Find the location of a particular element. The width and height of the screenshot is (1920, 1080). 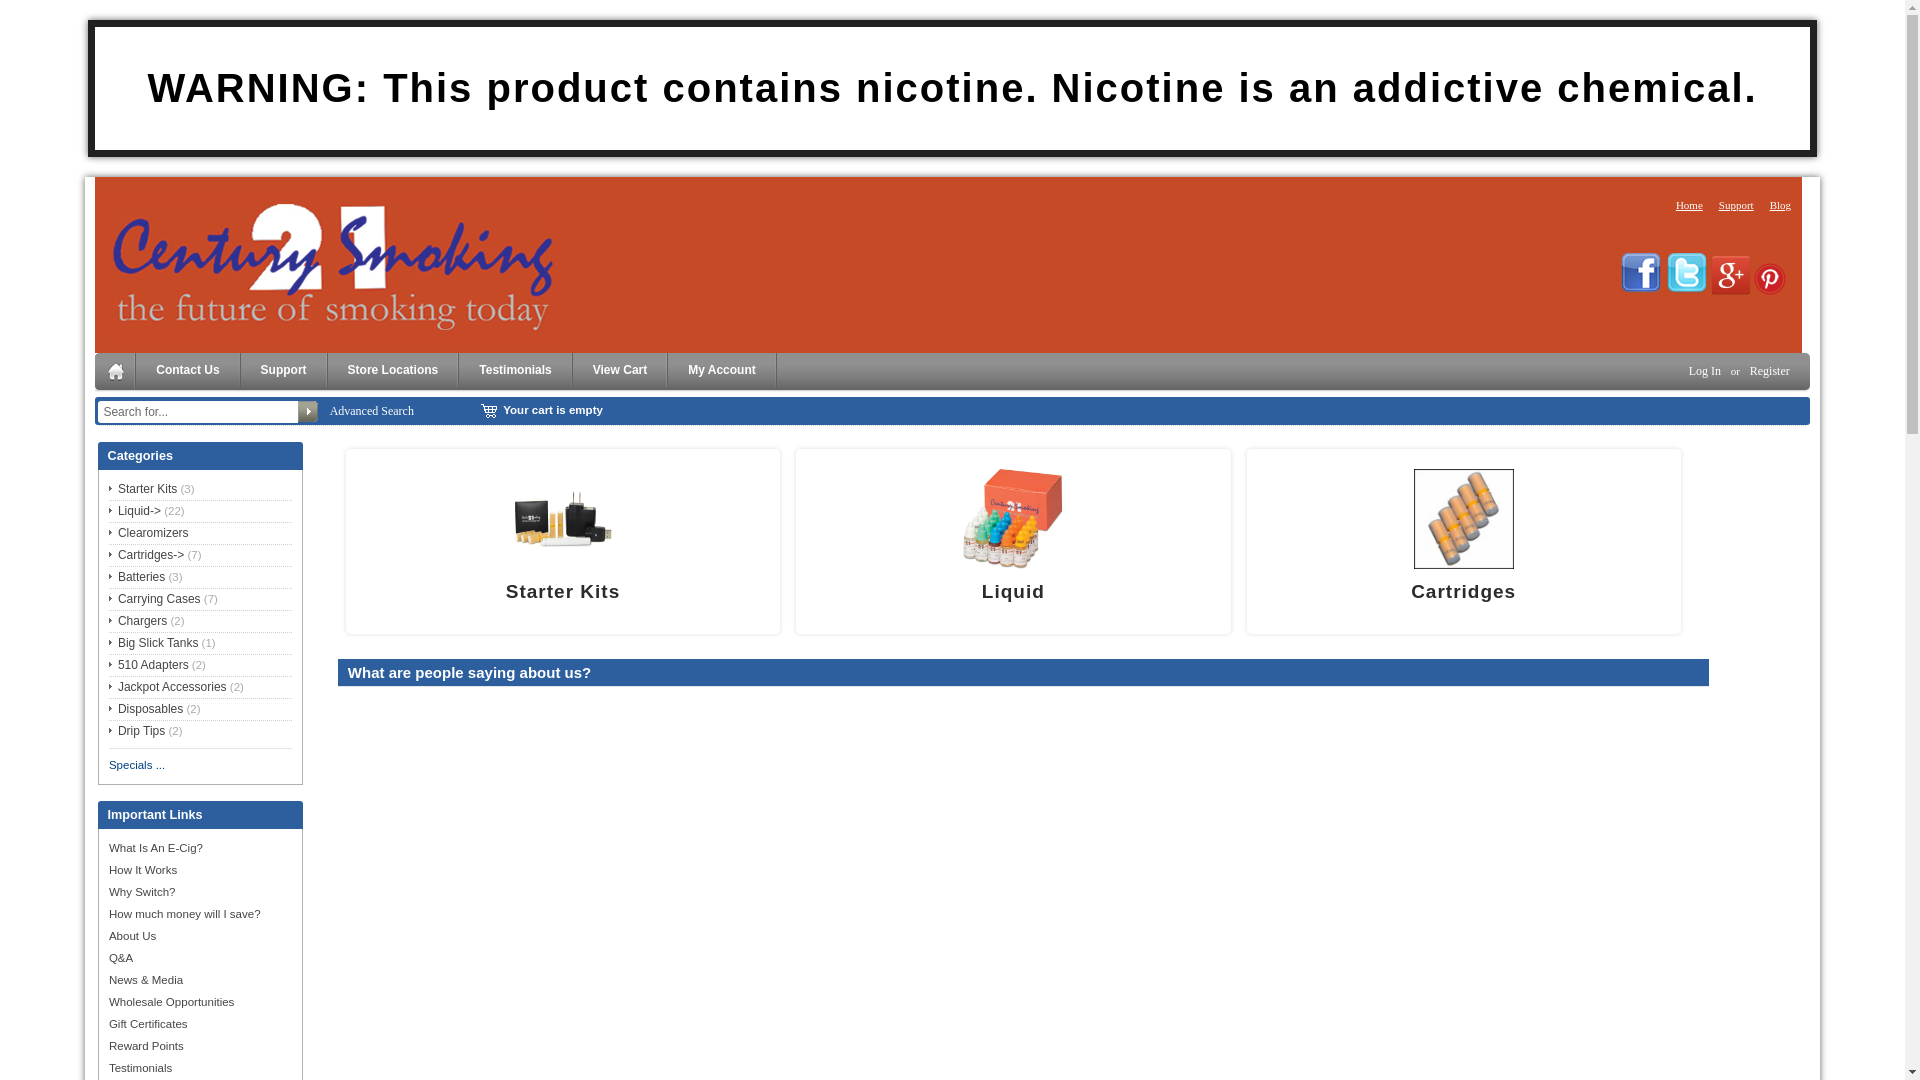

'News & Media' is located at coordinates (108, 978).